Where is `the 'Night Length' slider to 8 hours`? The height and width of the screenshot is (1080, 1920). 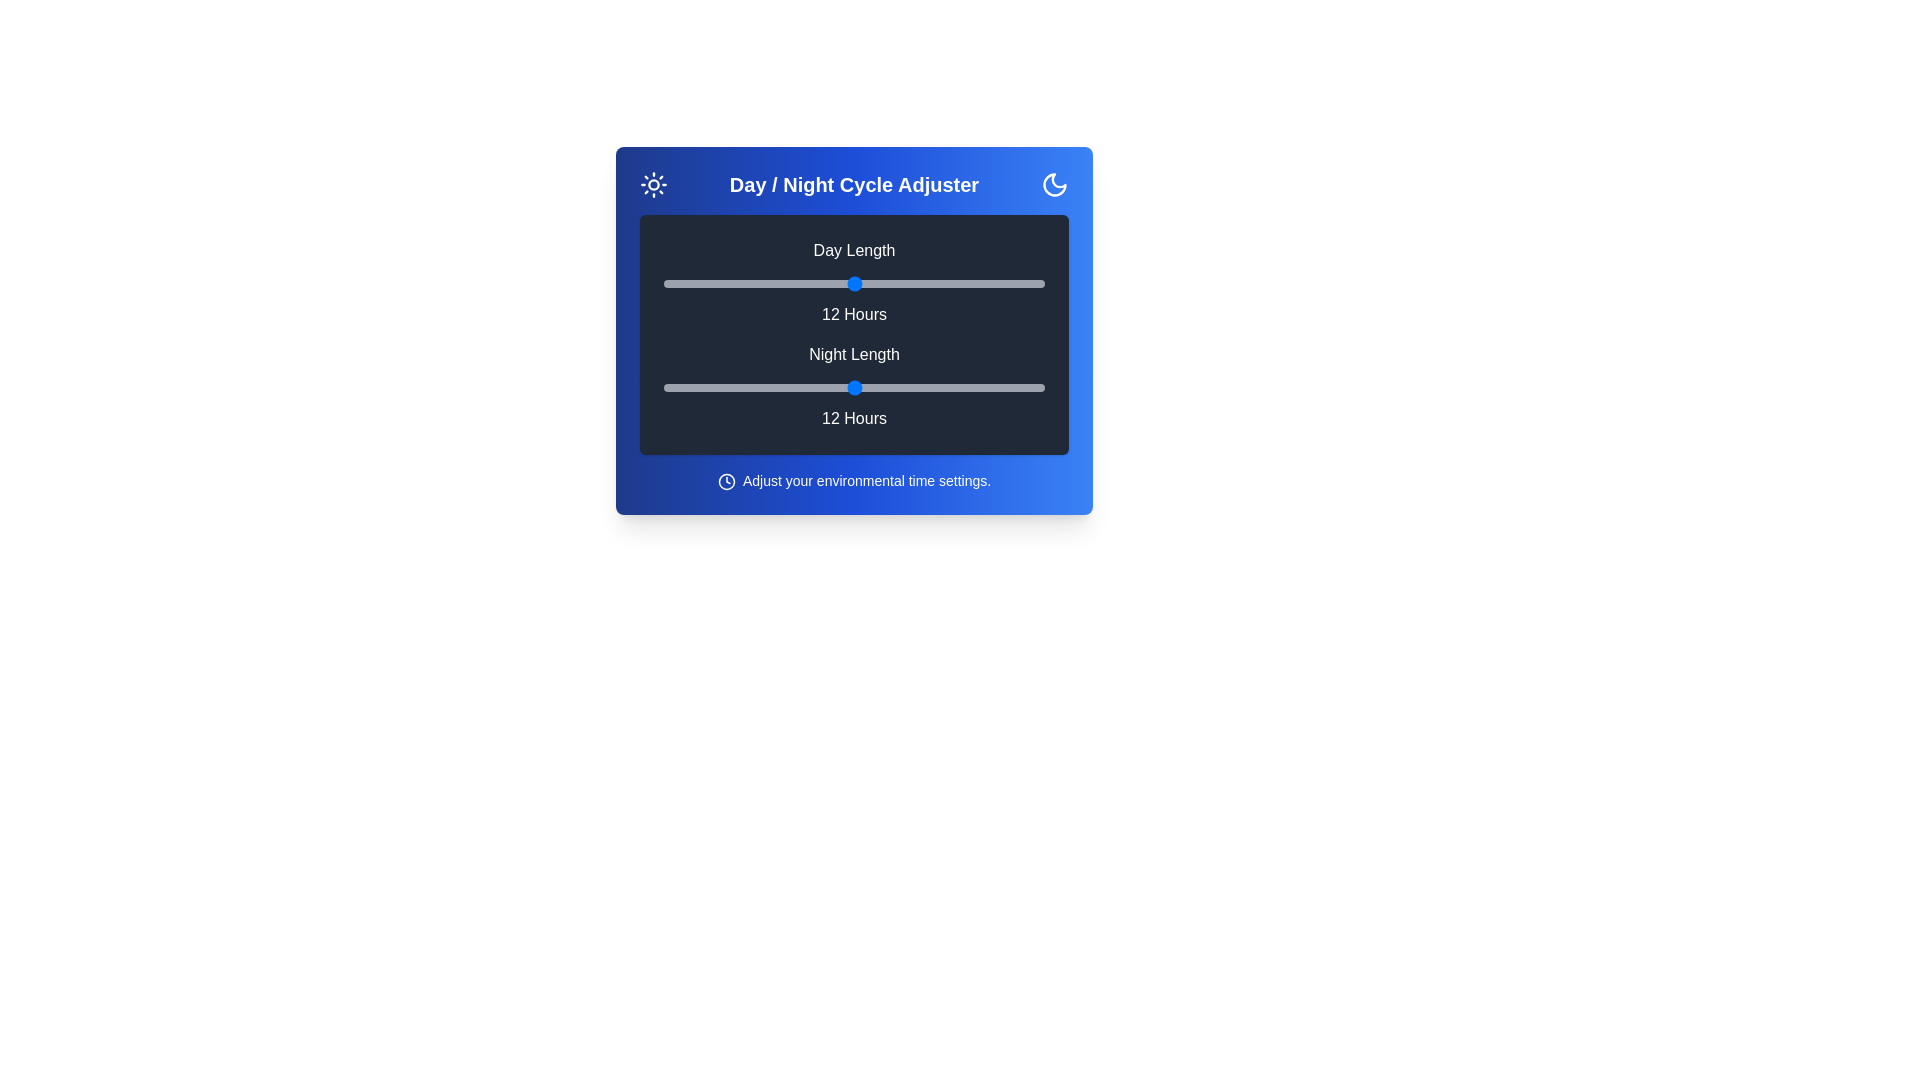
the 'Night Length' slider to 8 hours is located at coordinates (726, 388).